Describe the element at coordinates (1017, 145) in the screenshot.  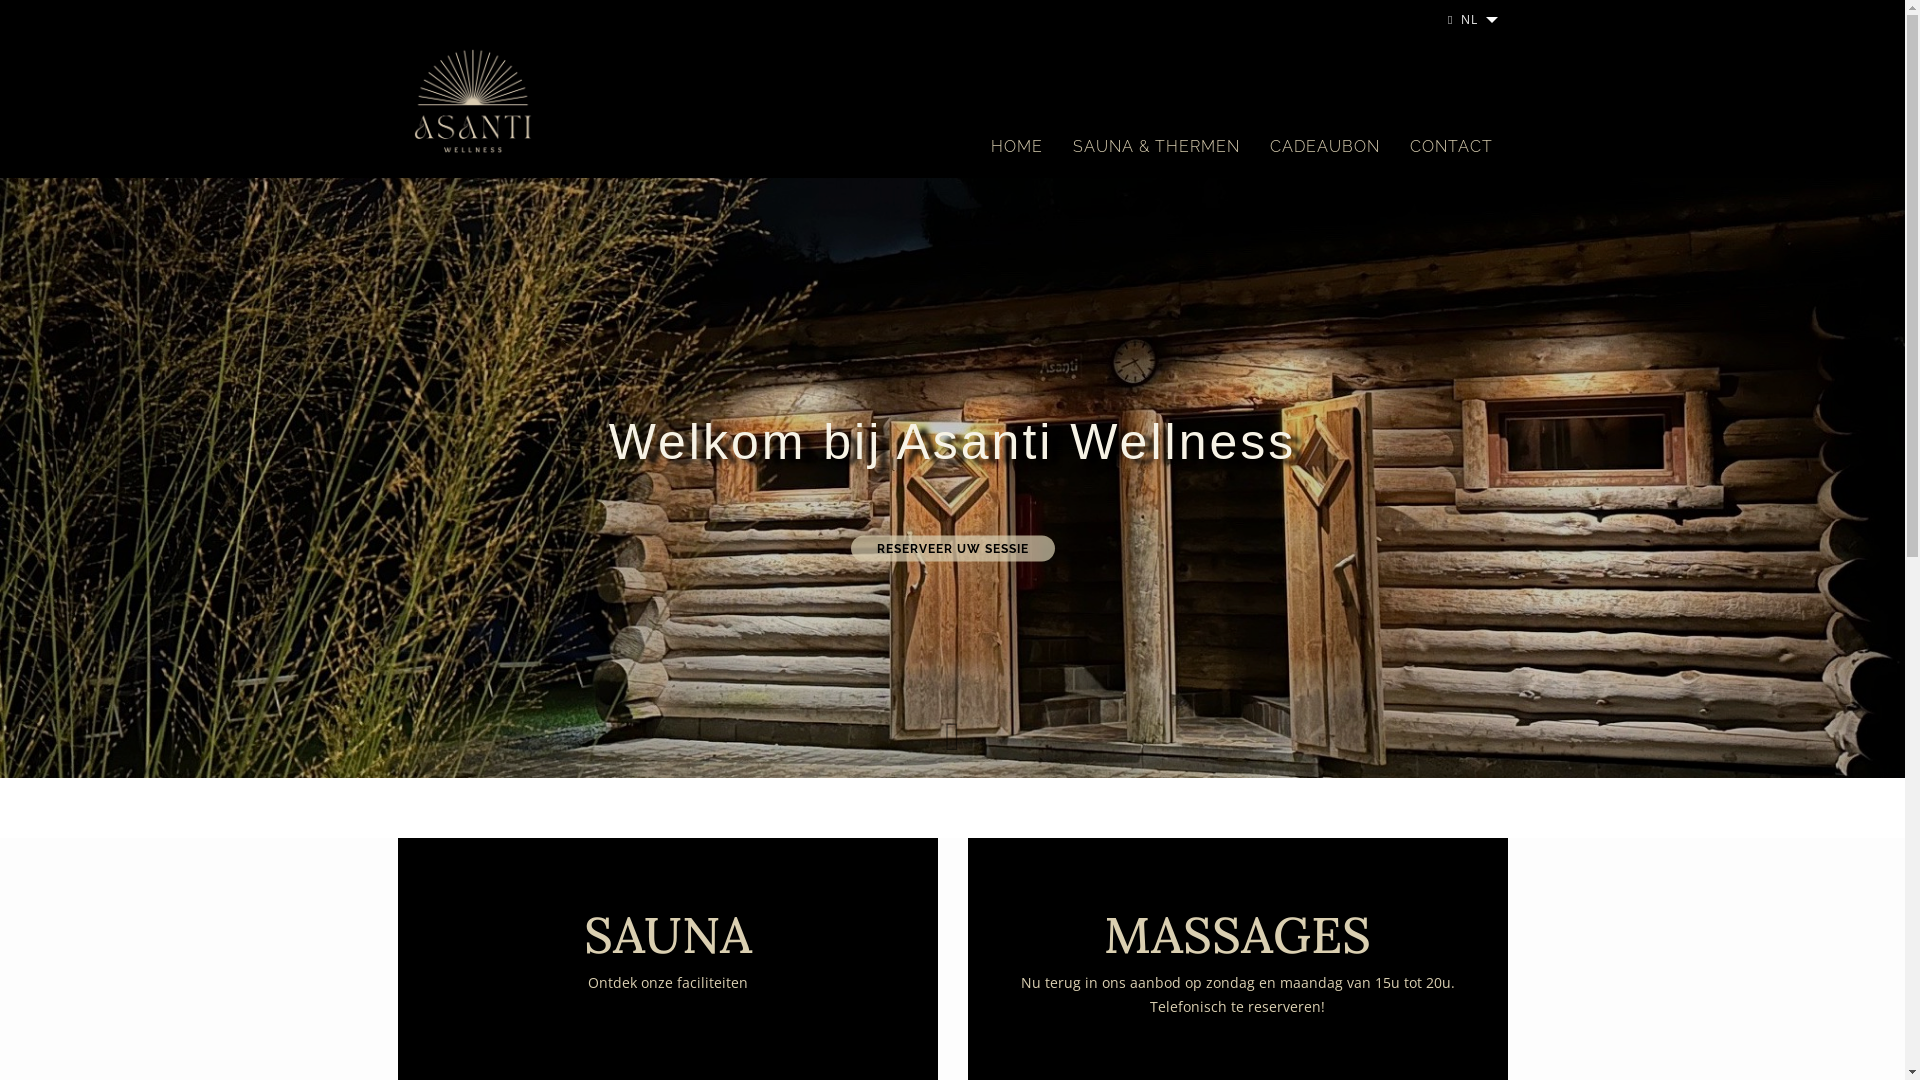
I see `'HOME'` at that location.